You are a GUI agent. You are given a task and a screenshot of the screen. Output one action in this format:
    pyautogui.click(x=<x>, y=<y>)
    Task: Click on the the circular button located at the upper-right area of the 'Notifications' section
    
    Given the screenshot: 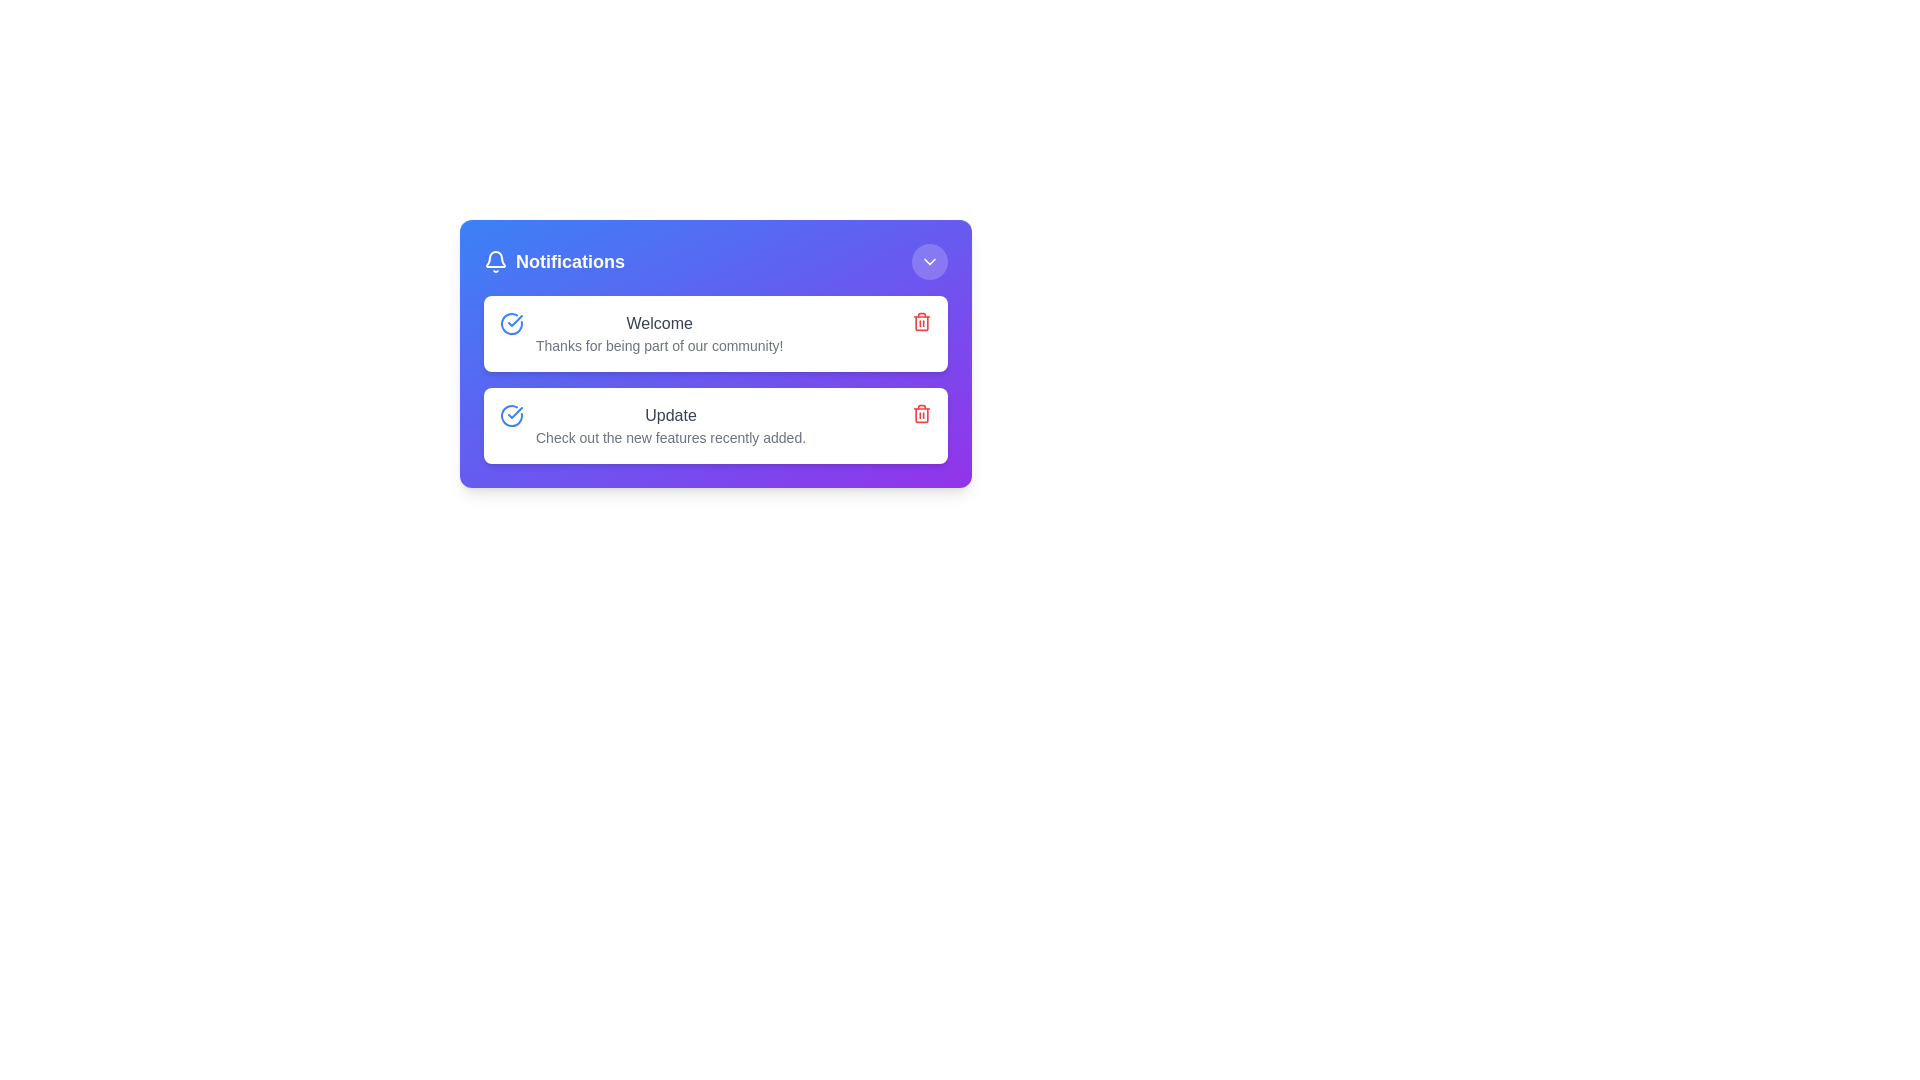 What is the action you would take?
    pyautogui.click(x=929, y=261)
    